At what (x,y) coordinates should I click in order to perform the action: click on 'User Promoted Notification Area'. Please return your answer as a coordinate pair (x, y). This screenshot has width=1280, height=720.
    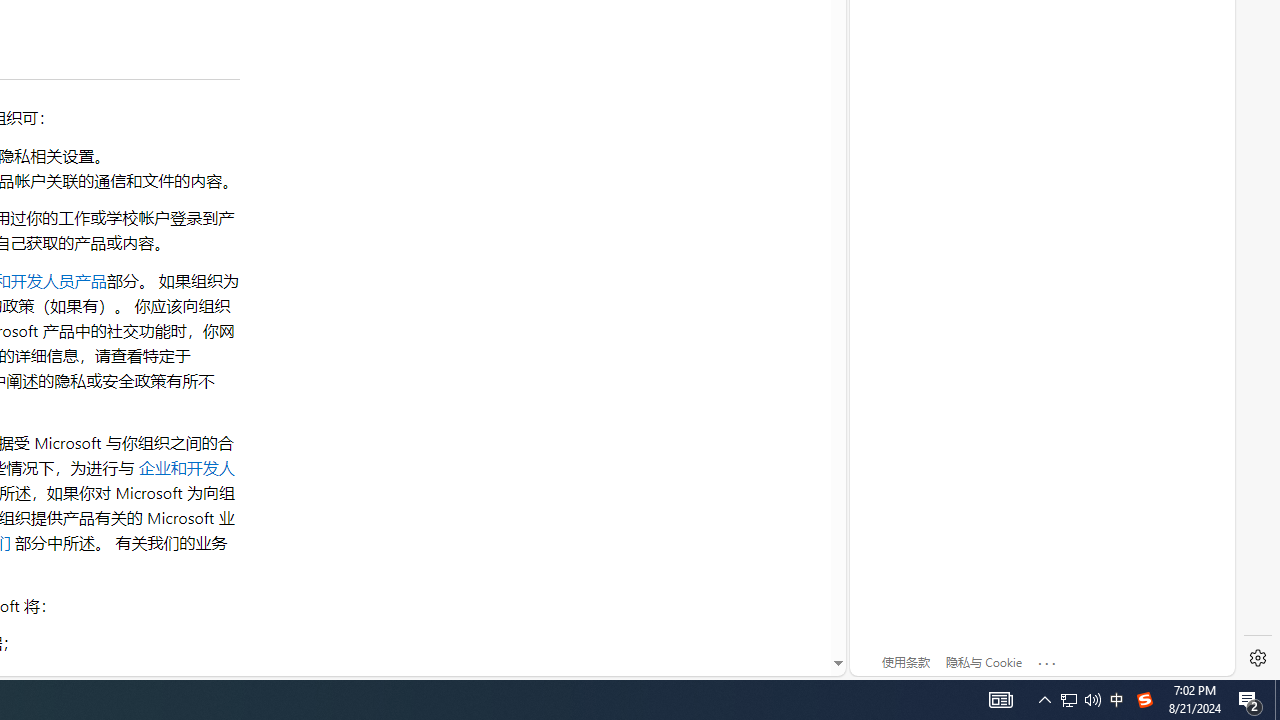
    Looking at the image, I should click on (1068, 698).